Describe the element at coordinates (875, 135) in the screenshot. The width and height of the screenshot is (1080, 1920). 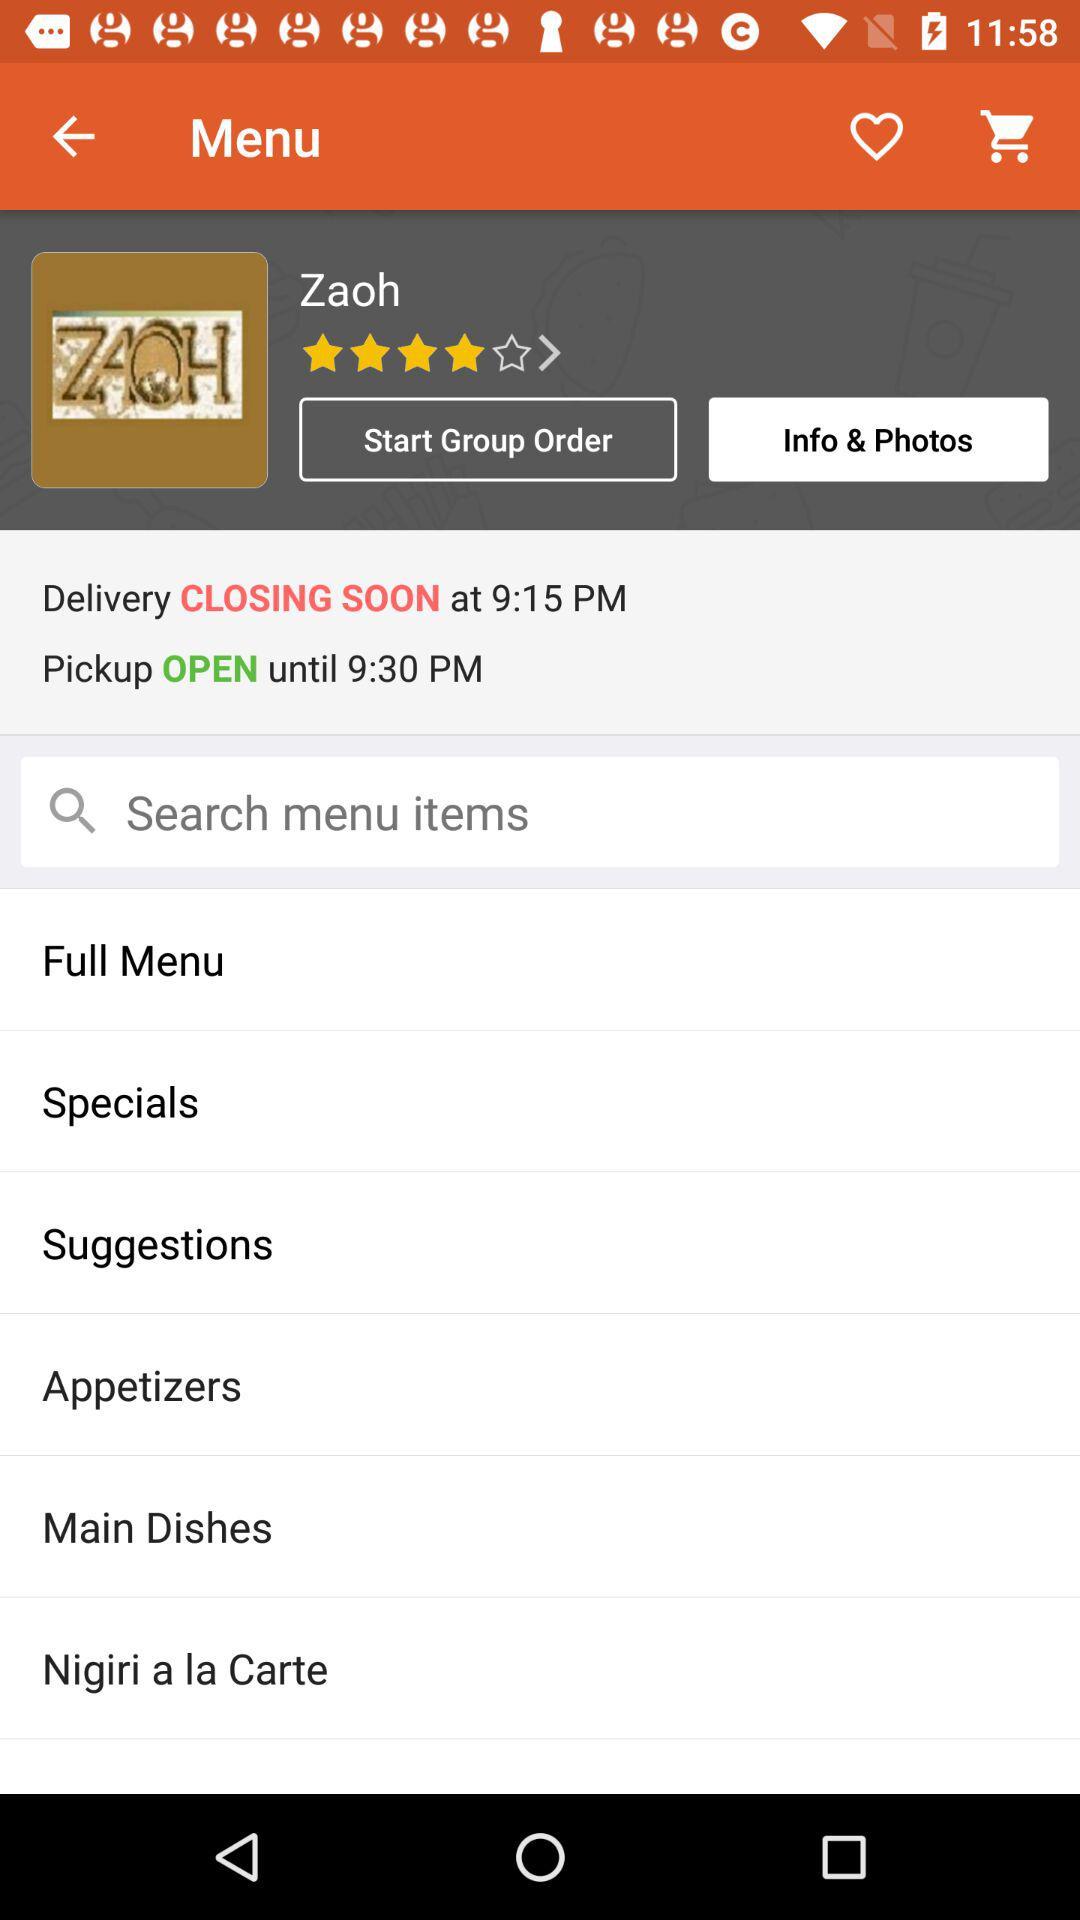
I see `icon to the right of the menu item` at that location.